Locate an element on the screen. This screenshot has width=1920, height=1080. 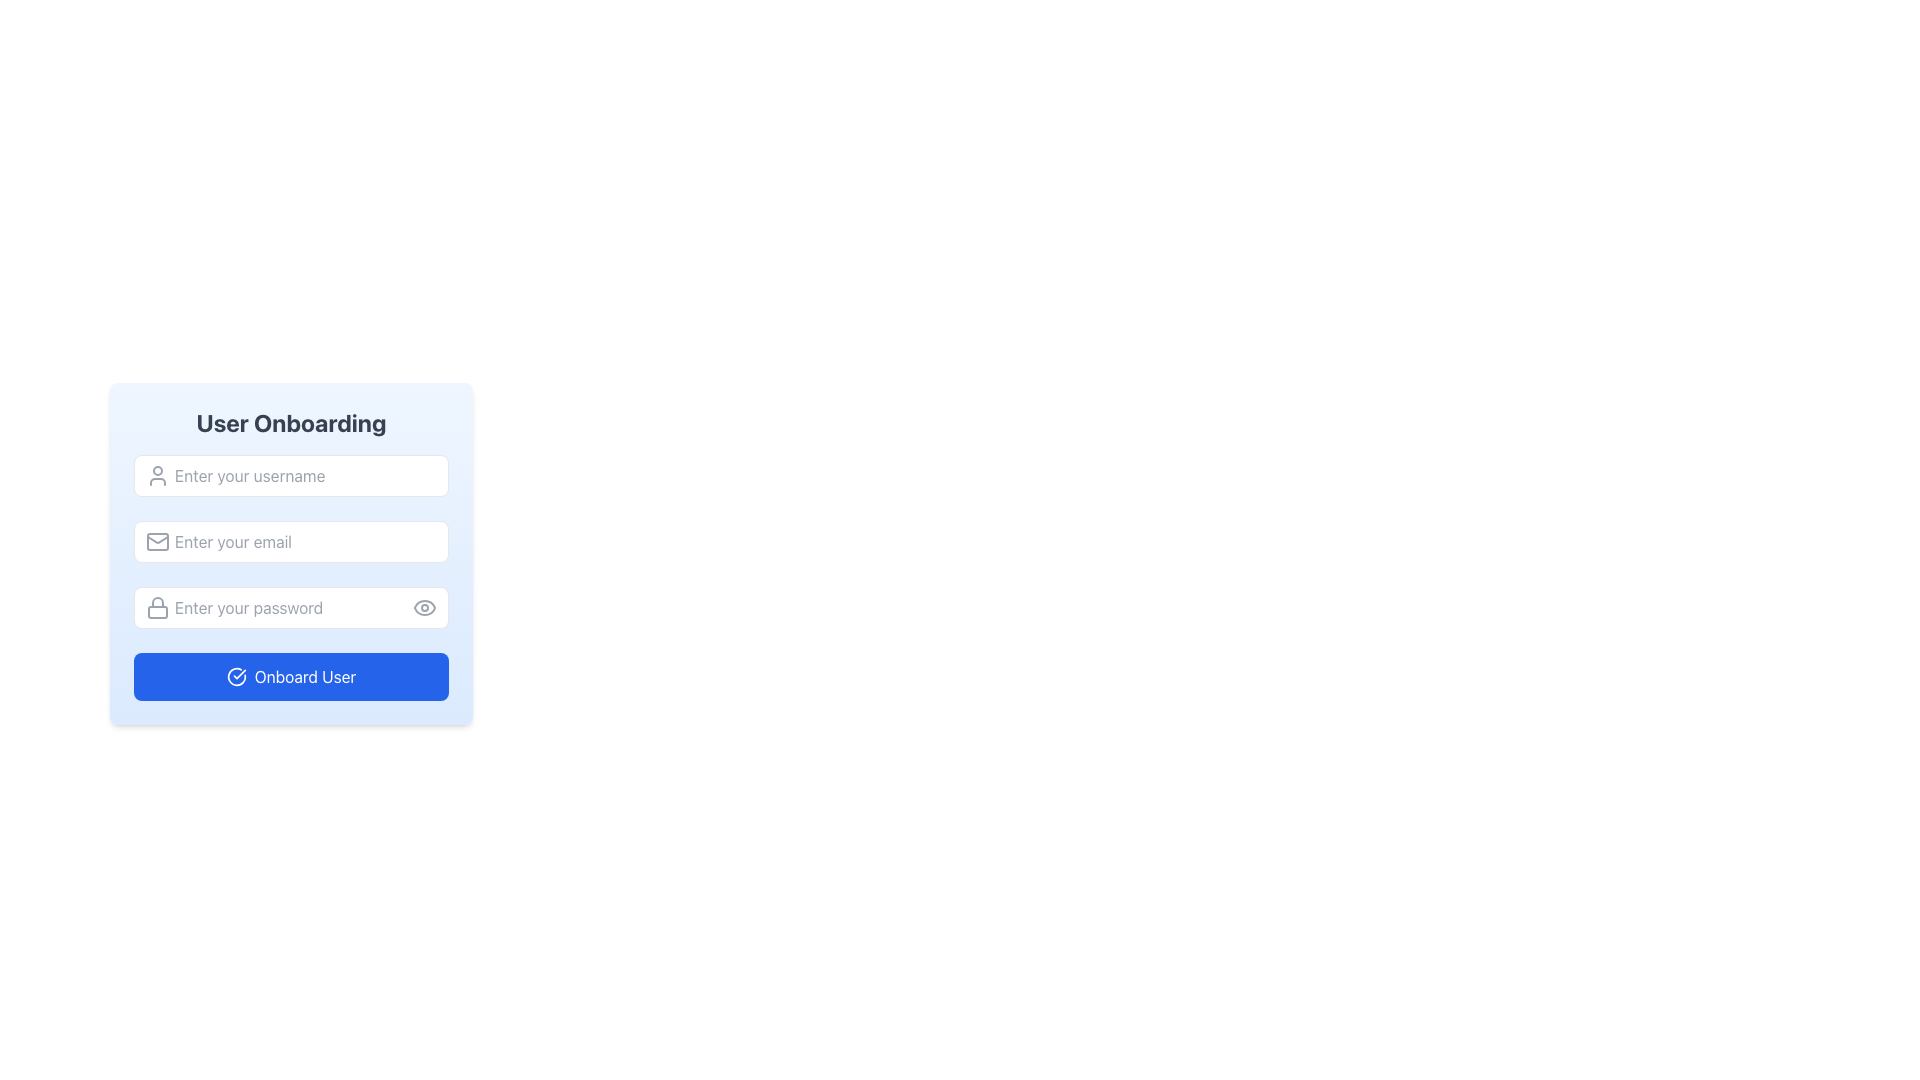
the email field indicator icon located to the left of the email input field in the user onboarding form is located at coordinates (157, 542).